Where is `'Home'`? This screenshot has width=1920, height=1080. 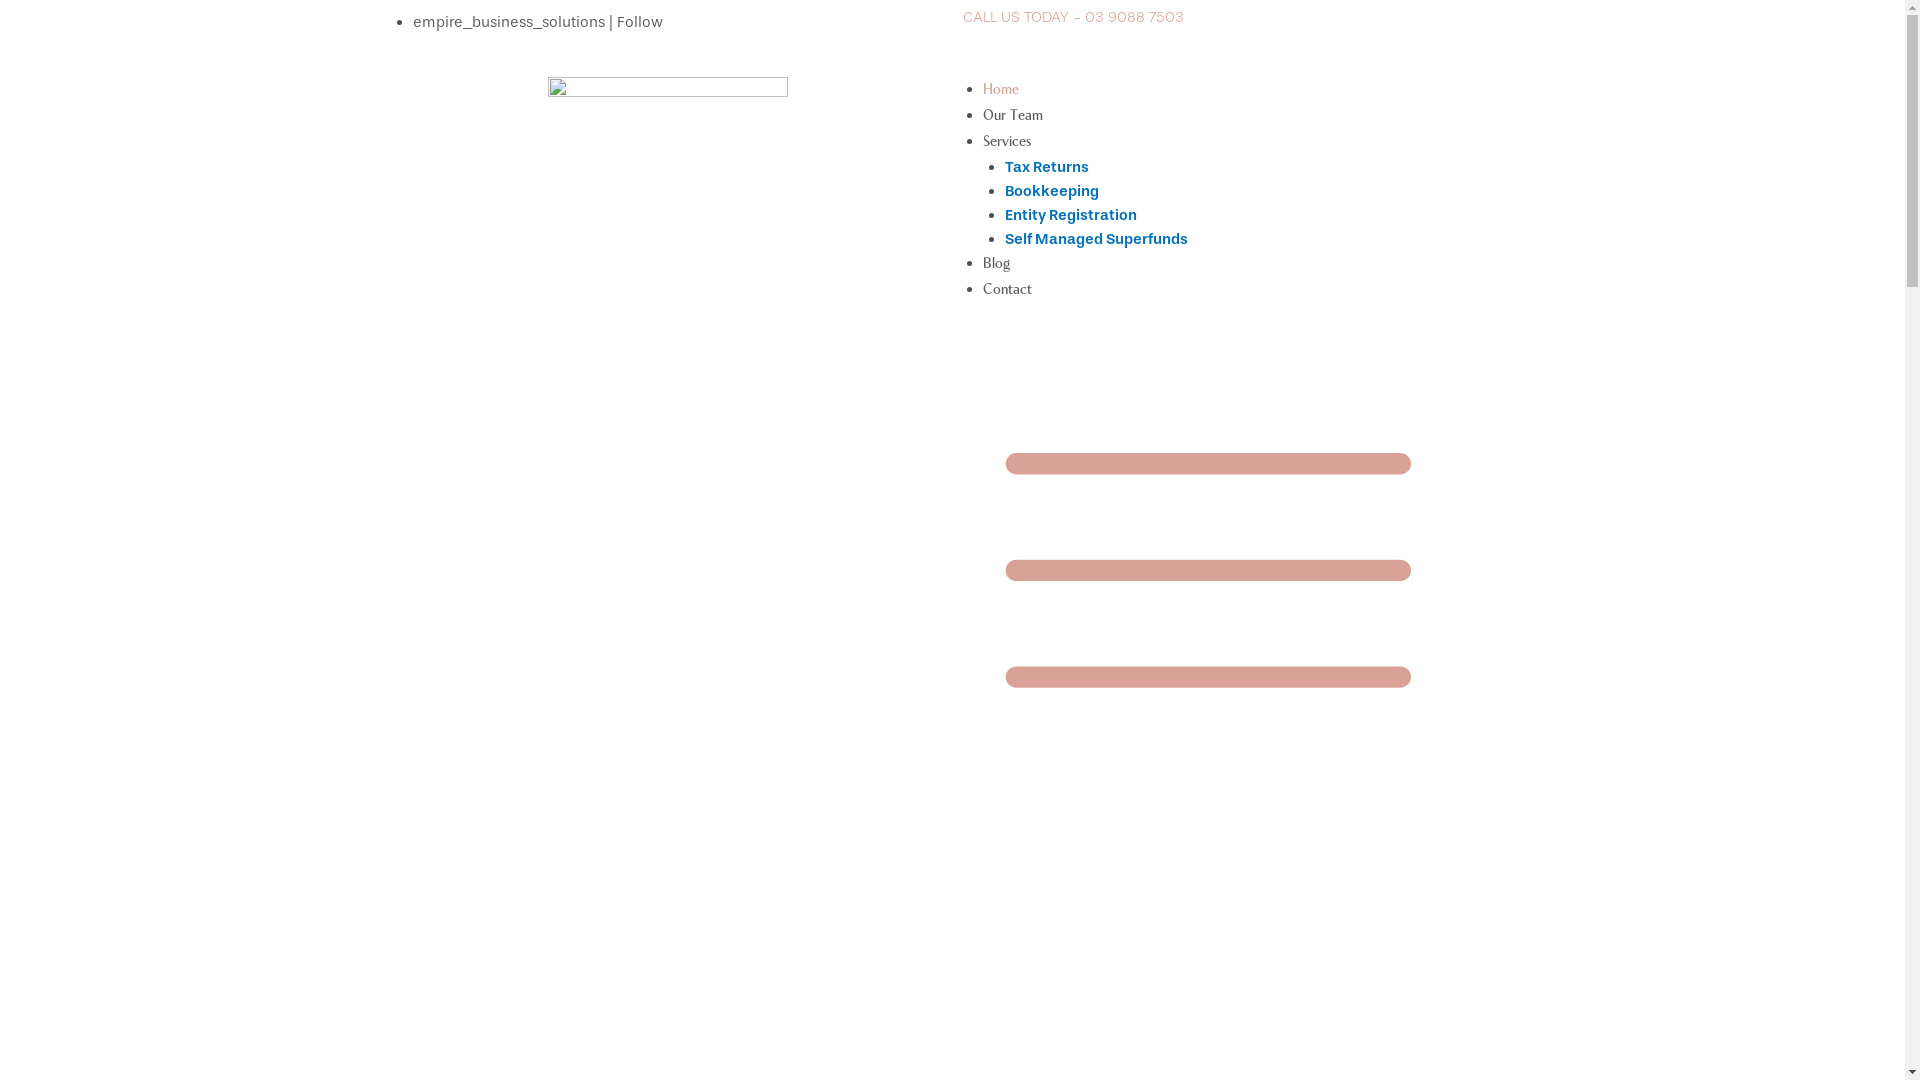 'Home' is located at coordinates (999, 88).